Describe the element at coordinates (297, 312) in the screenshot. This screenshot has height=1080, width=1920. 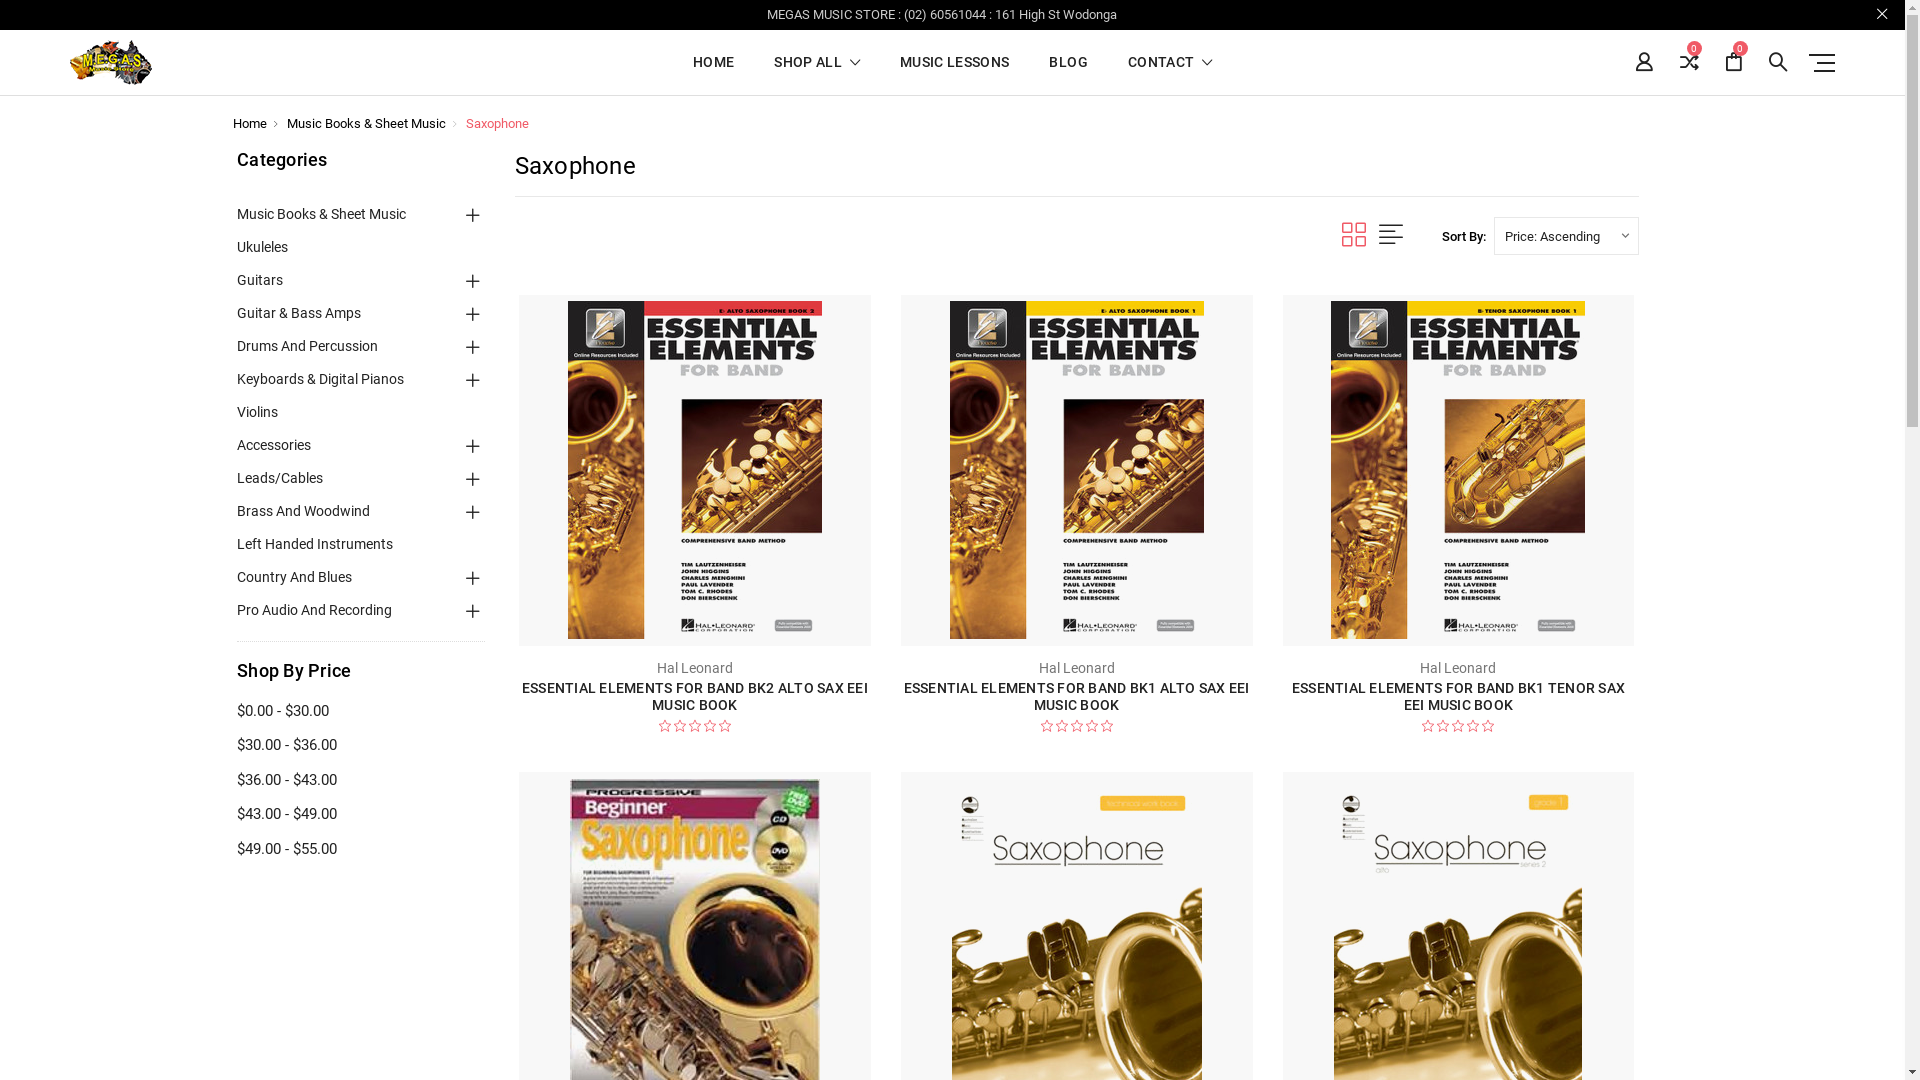
I see `'Guitar & Bass Amps'` at that location.